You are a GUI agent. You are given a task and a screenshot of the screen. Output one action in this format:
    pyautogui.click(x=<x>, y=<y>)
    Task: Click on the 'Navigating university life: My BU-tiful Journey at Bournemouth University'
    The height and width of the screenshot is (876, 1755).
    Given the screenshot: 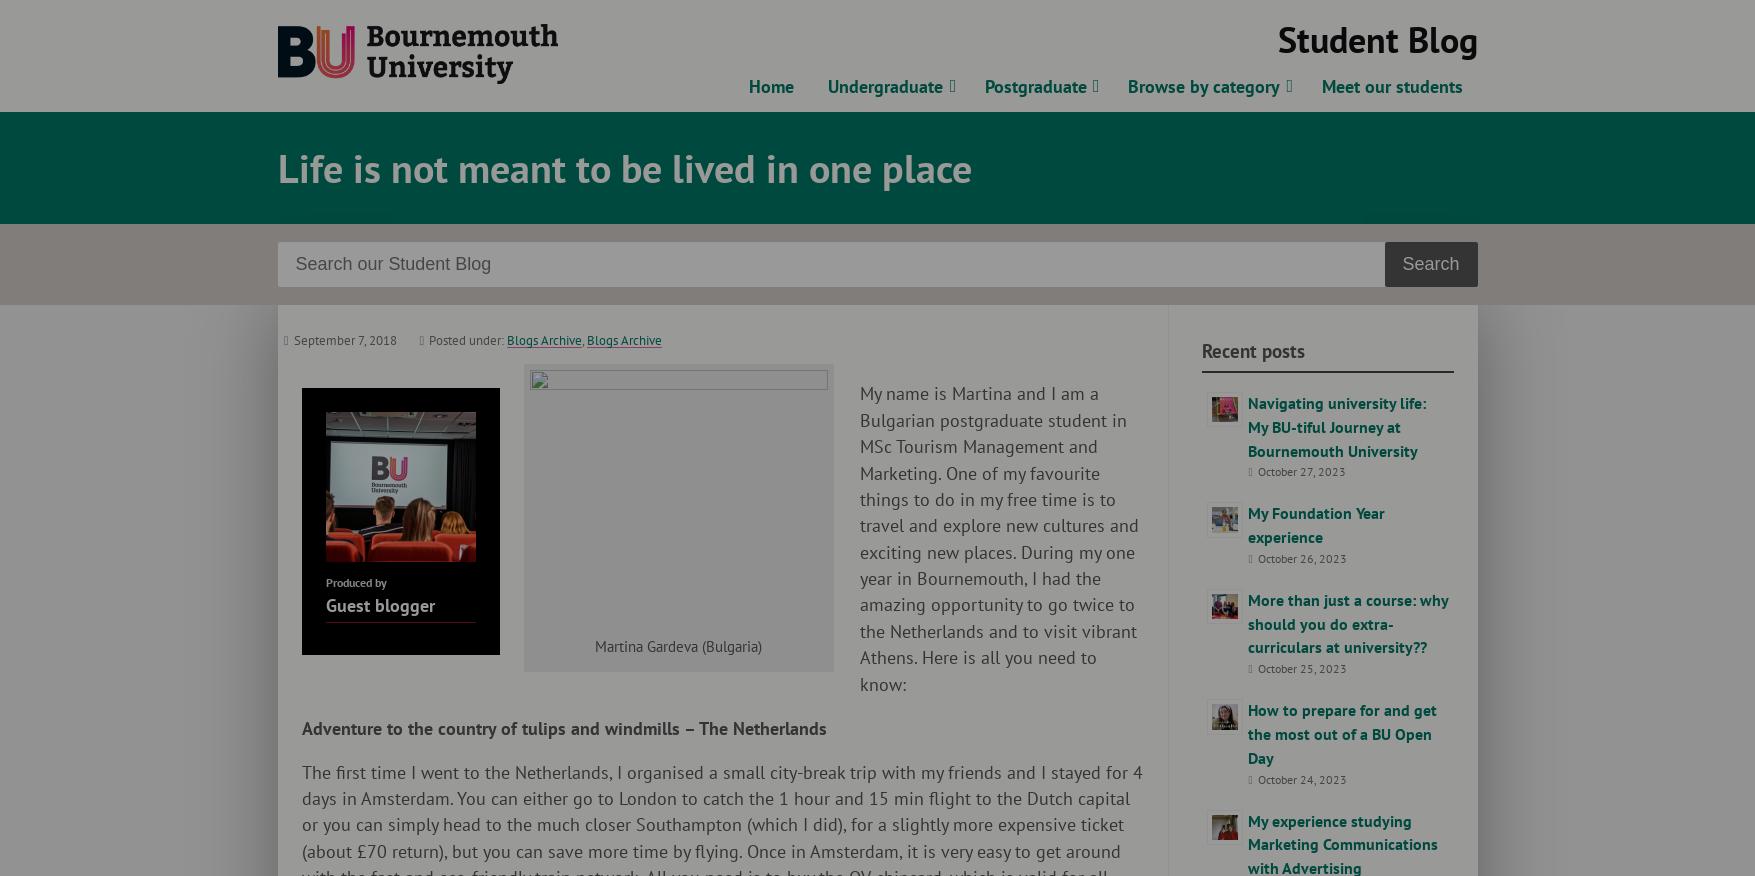 What is the action you would take?
    pyautogui.click(x=1335, y=425)
    